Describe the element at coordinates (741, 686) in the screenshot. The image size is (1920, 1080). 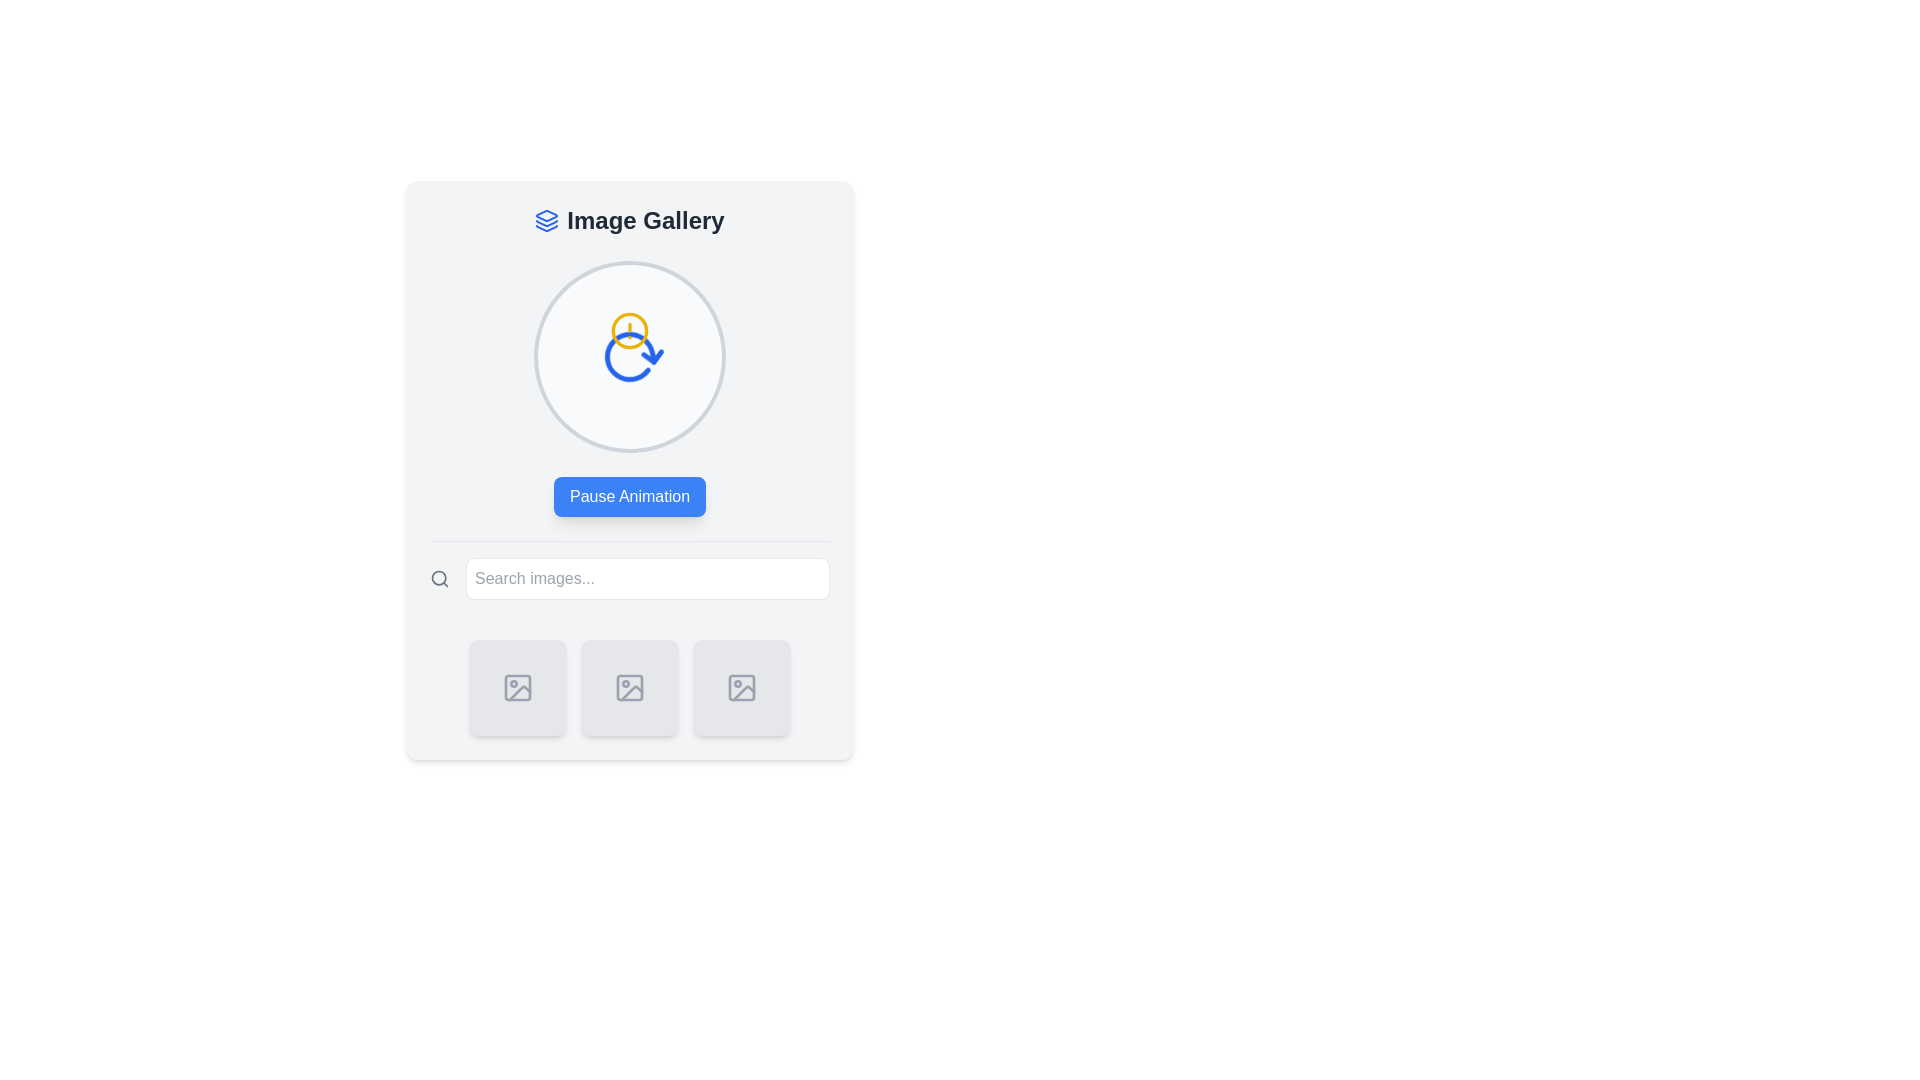
I see `the third button in a group of three, which has a gray background, rounded corners, and an image frame icon with a circle` at that location.